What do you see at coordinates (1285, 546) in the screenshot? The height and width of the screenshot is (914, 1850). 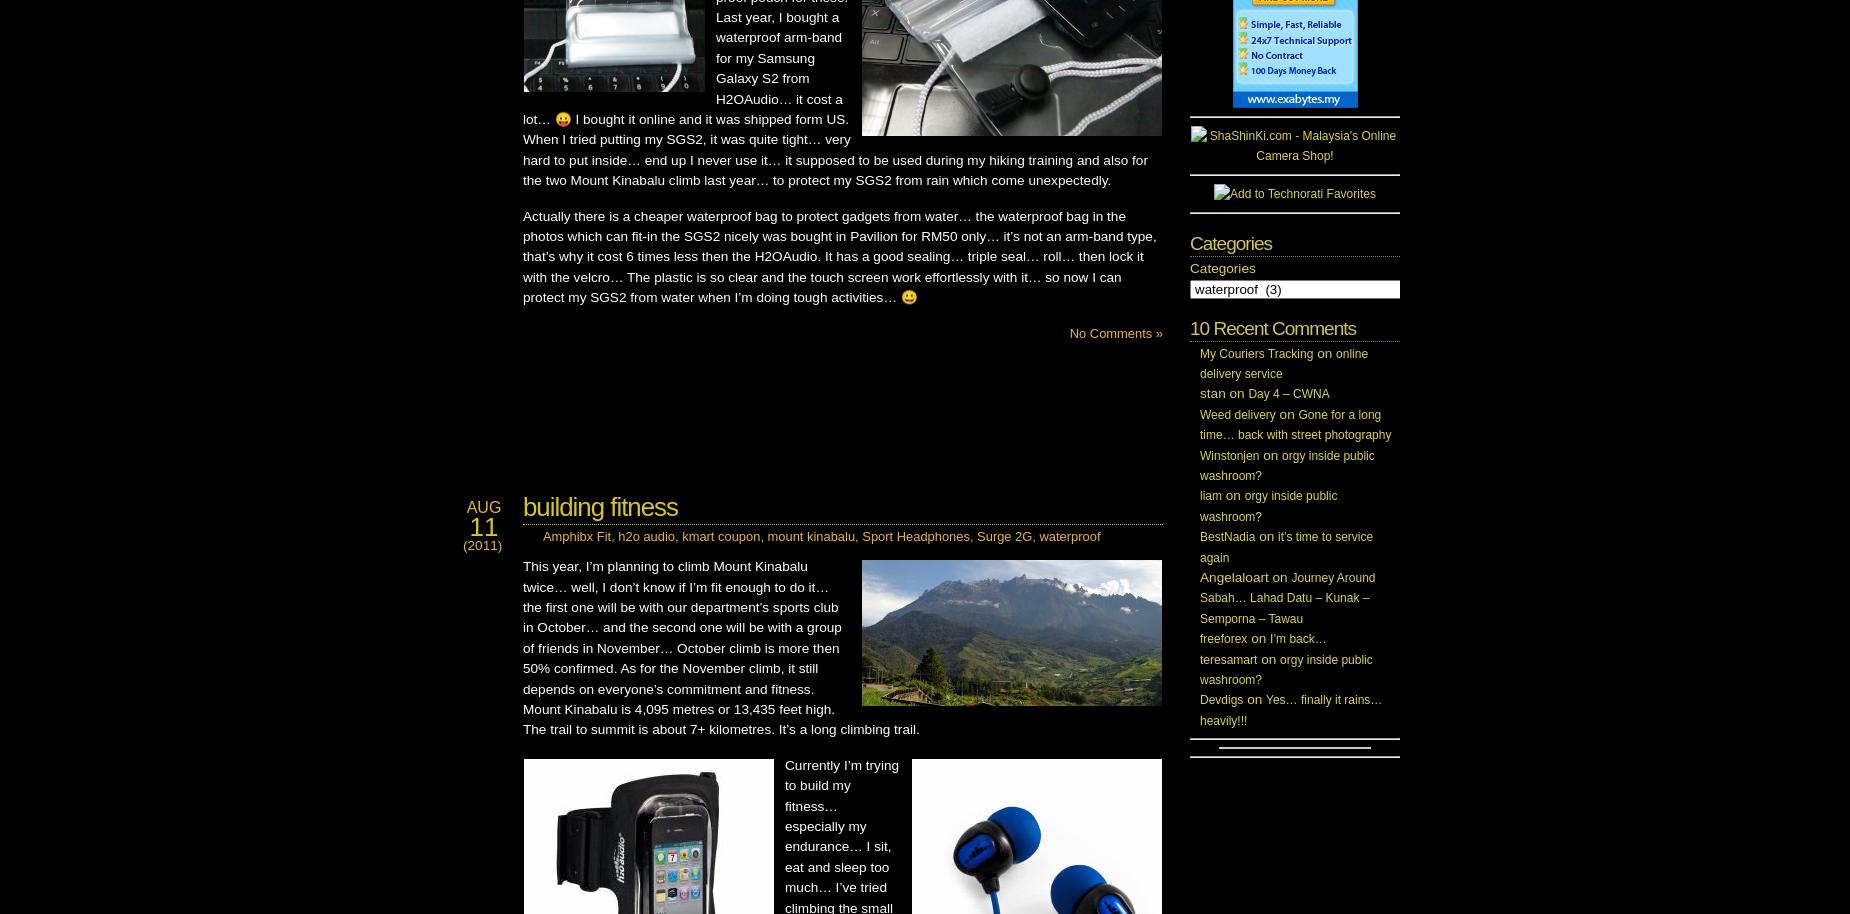 I see `'it’s time to service again'` at bounding box center [1285, 546].